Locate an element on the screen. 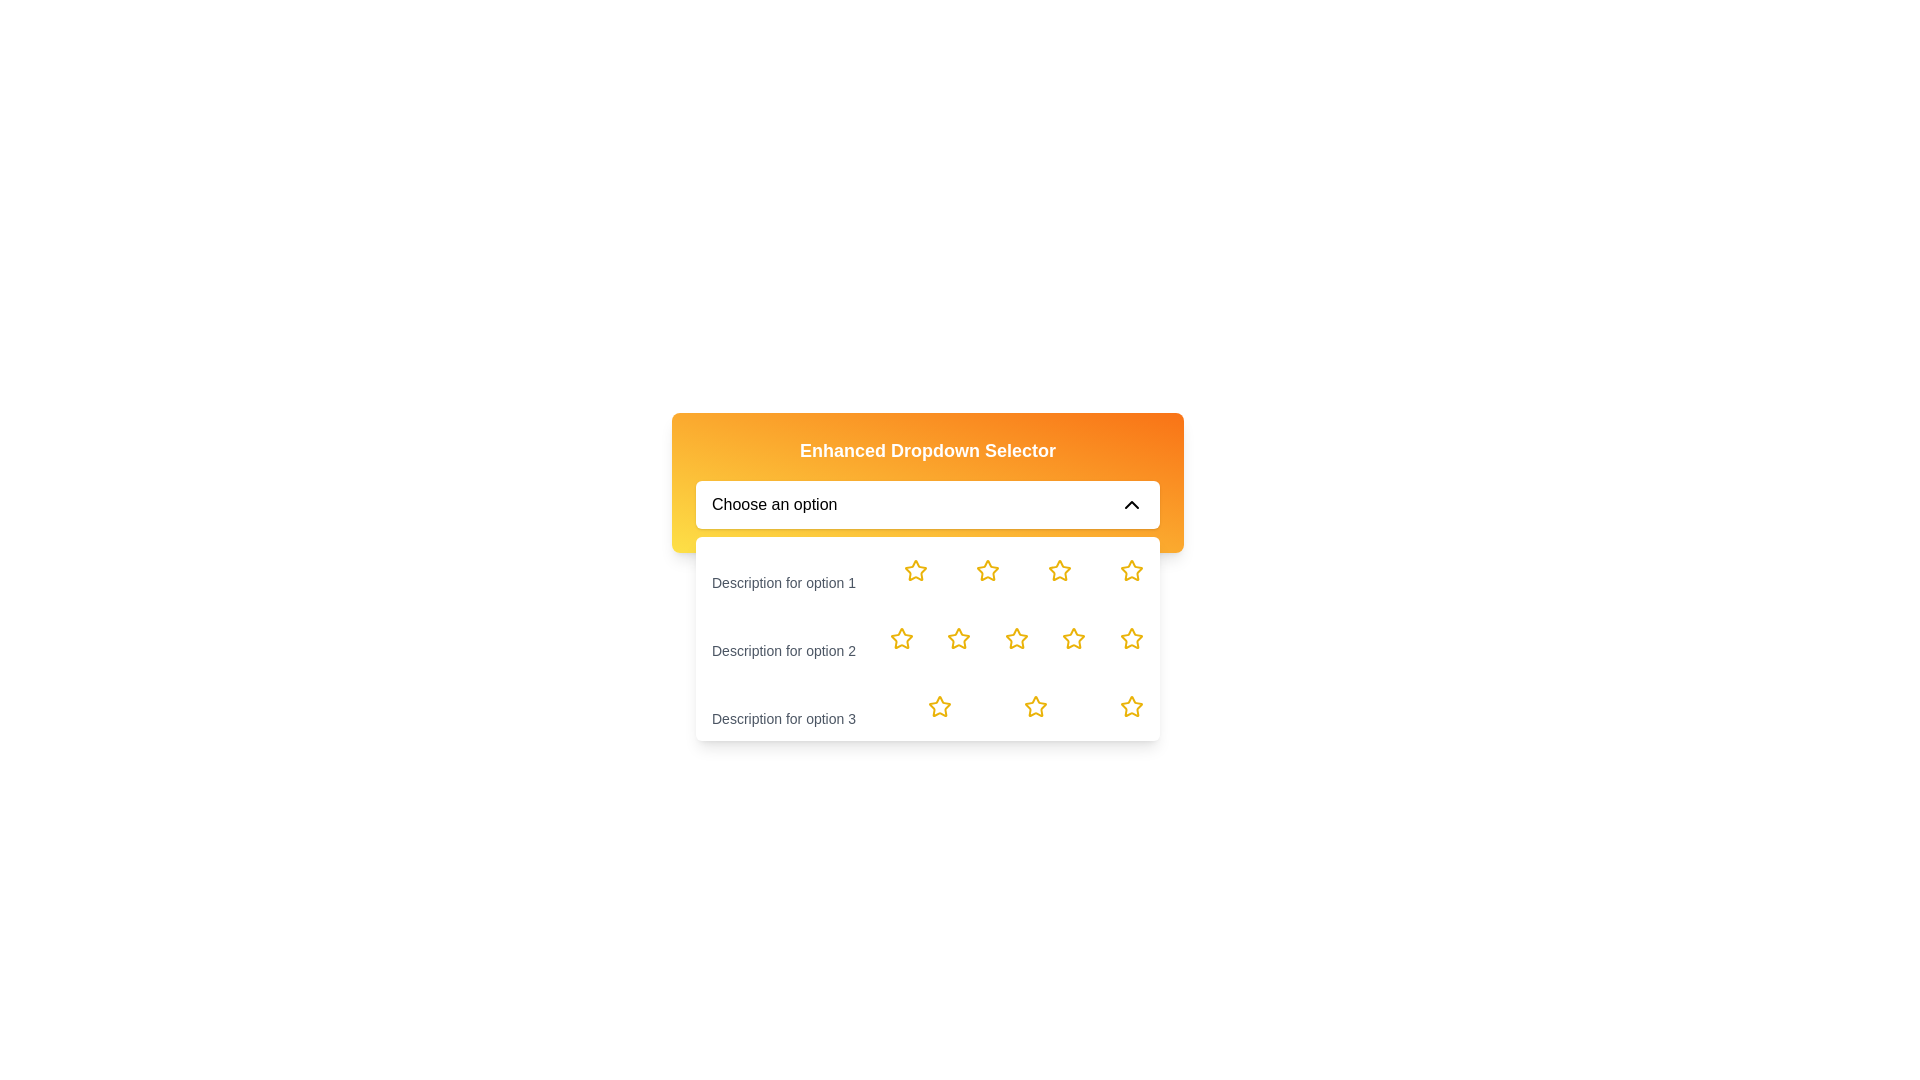 This screenshot has width=1920, height=1080. the third star icon with a yellow outline in the Enhanced Dropdown Selector is located at coordinates (1036, 705).